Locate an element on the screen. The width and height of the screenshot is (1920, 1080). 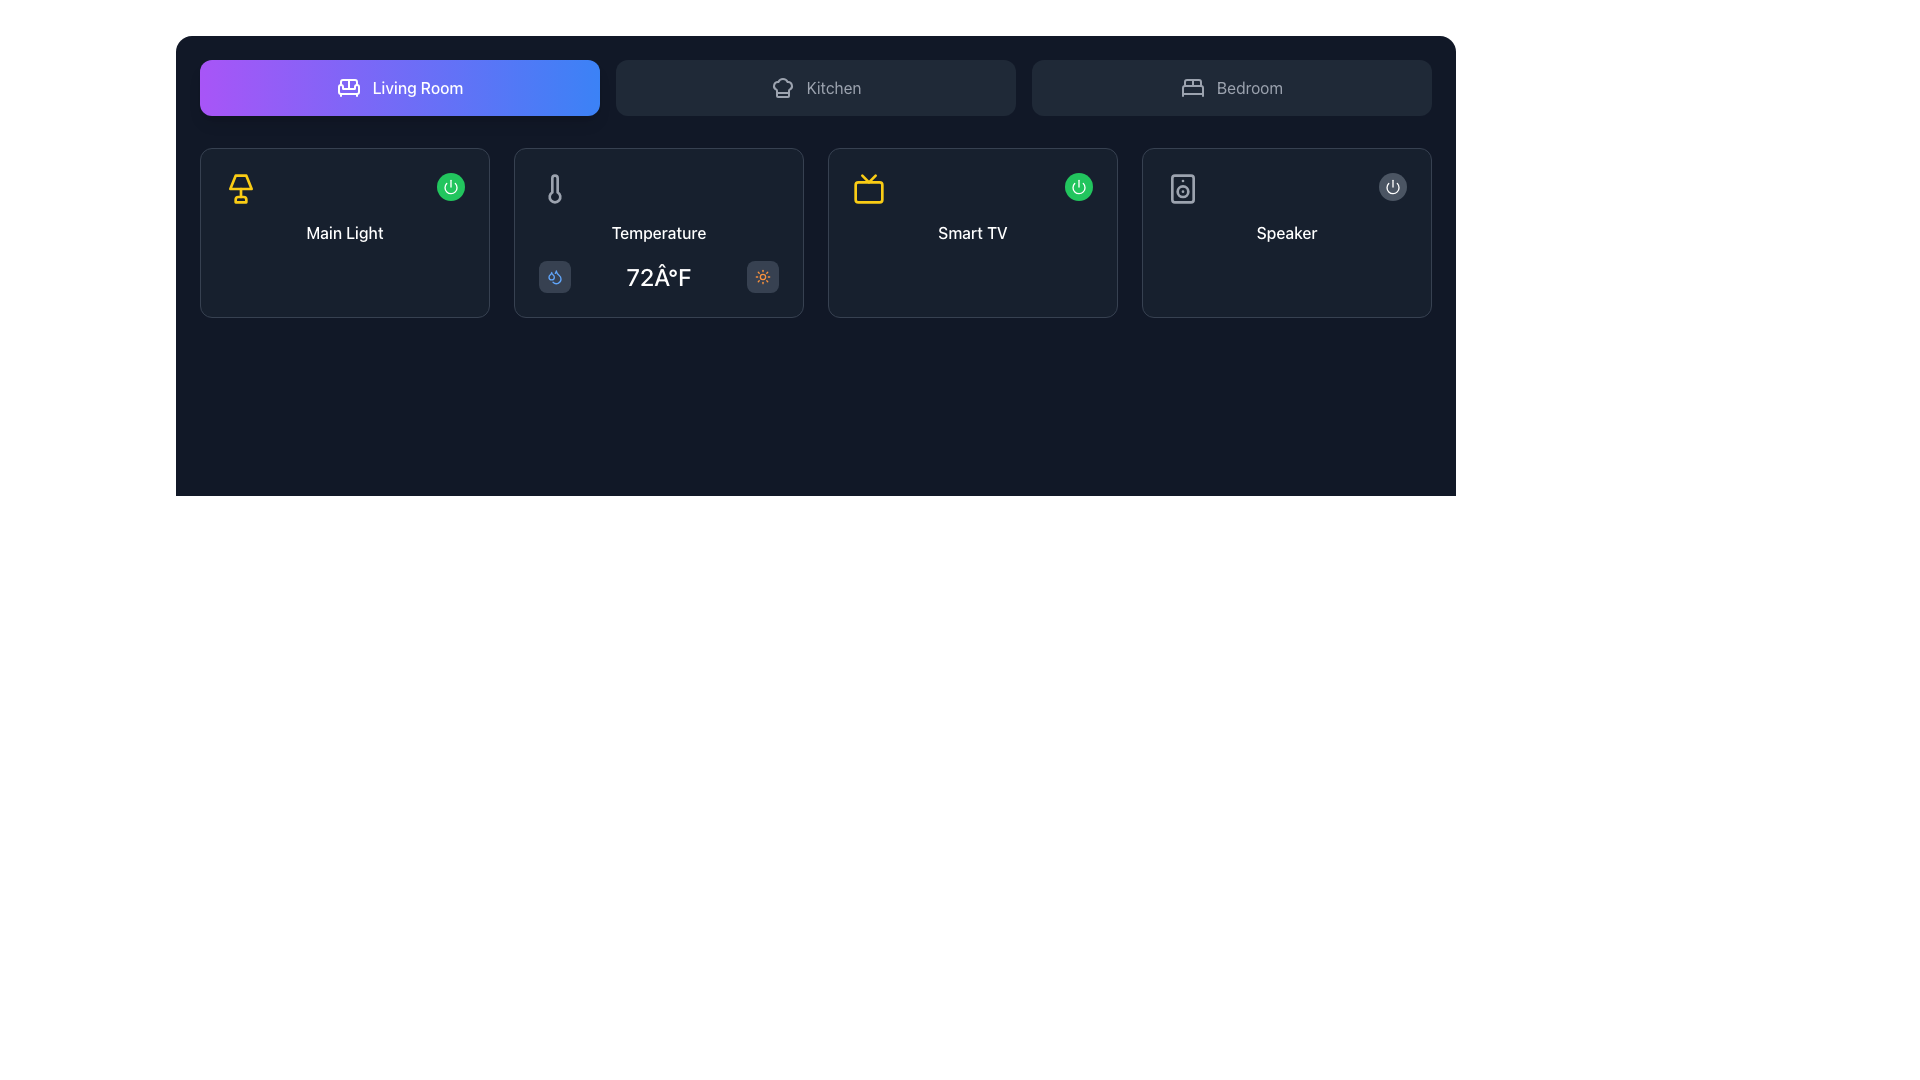
the thermometer icon in the Temperature panel, which indicates temperature settings or information is located at coordinates (555, 189).